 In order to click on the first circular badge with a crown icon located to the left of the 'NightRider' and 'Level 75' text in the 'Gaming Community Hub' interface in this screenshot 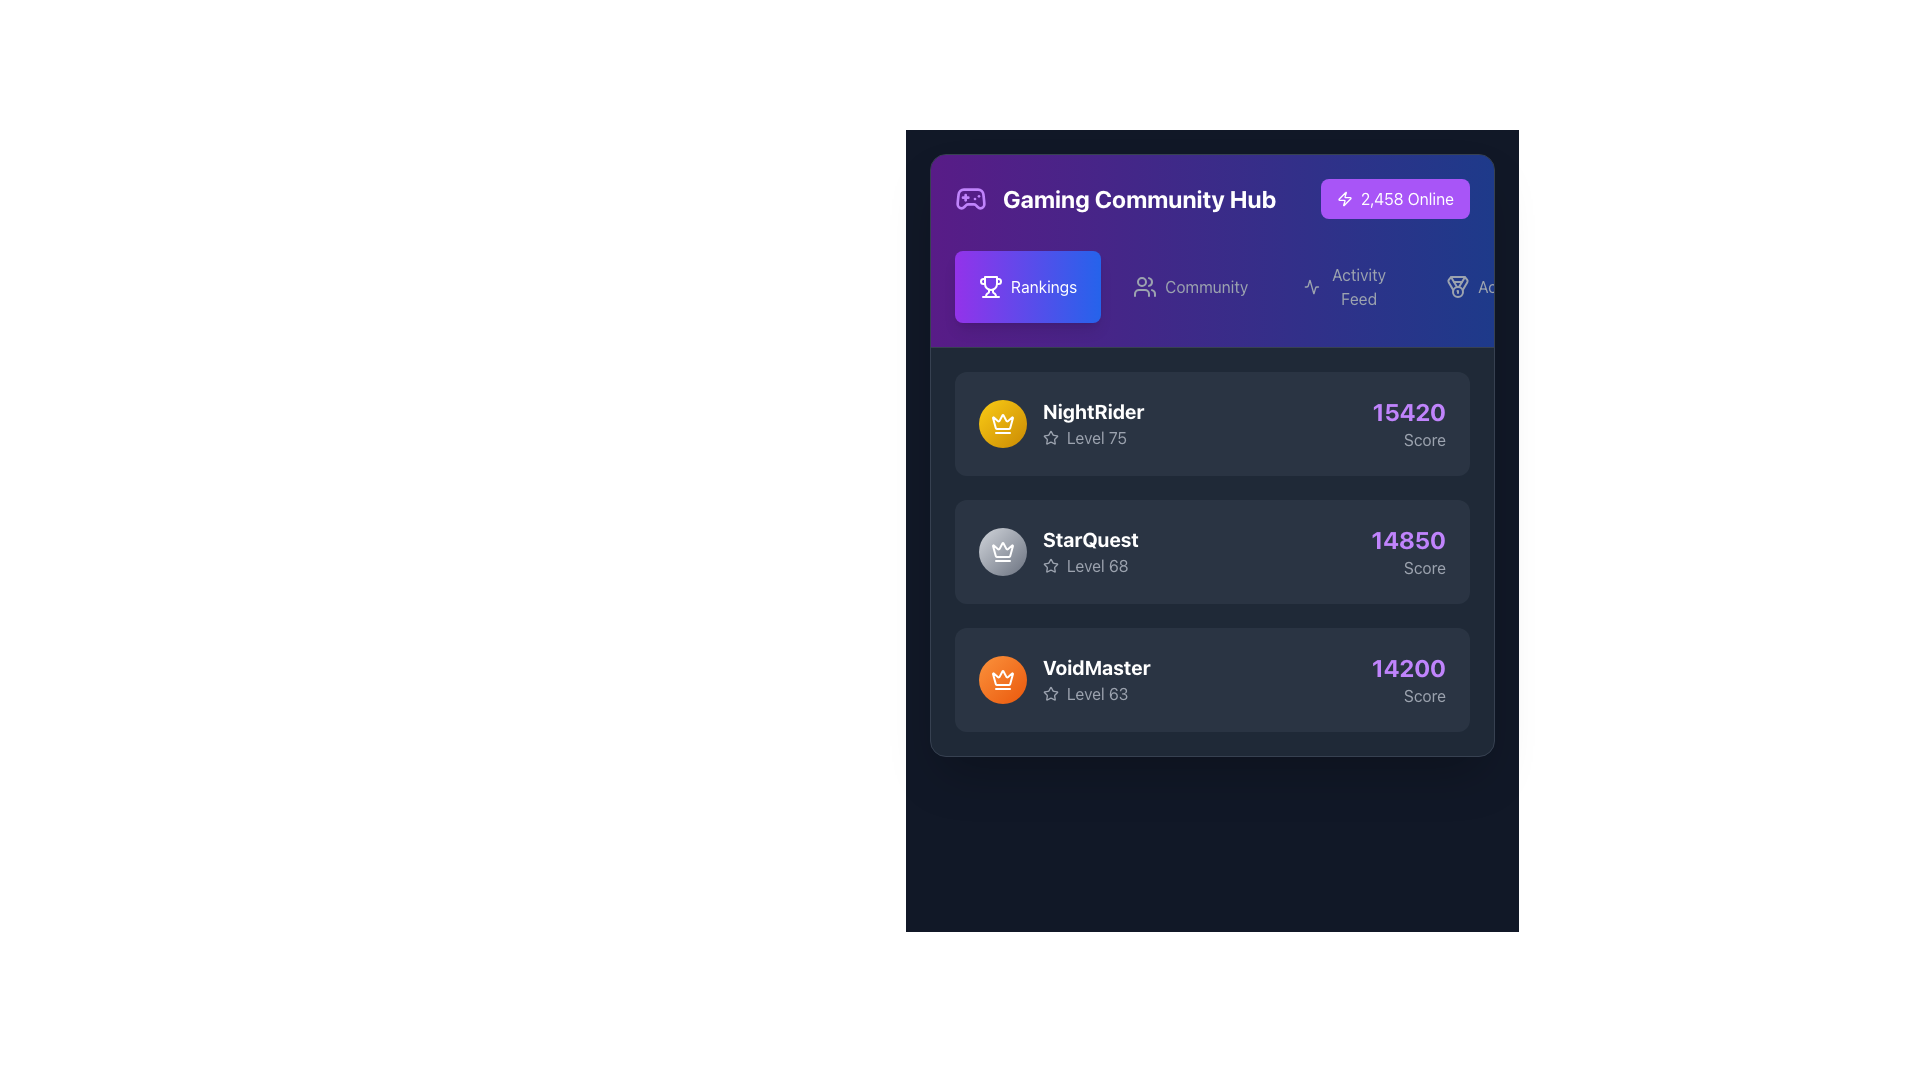, I will do `click(1003, 423)`.